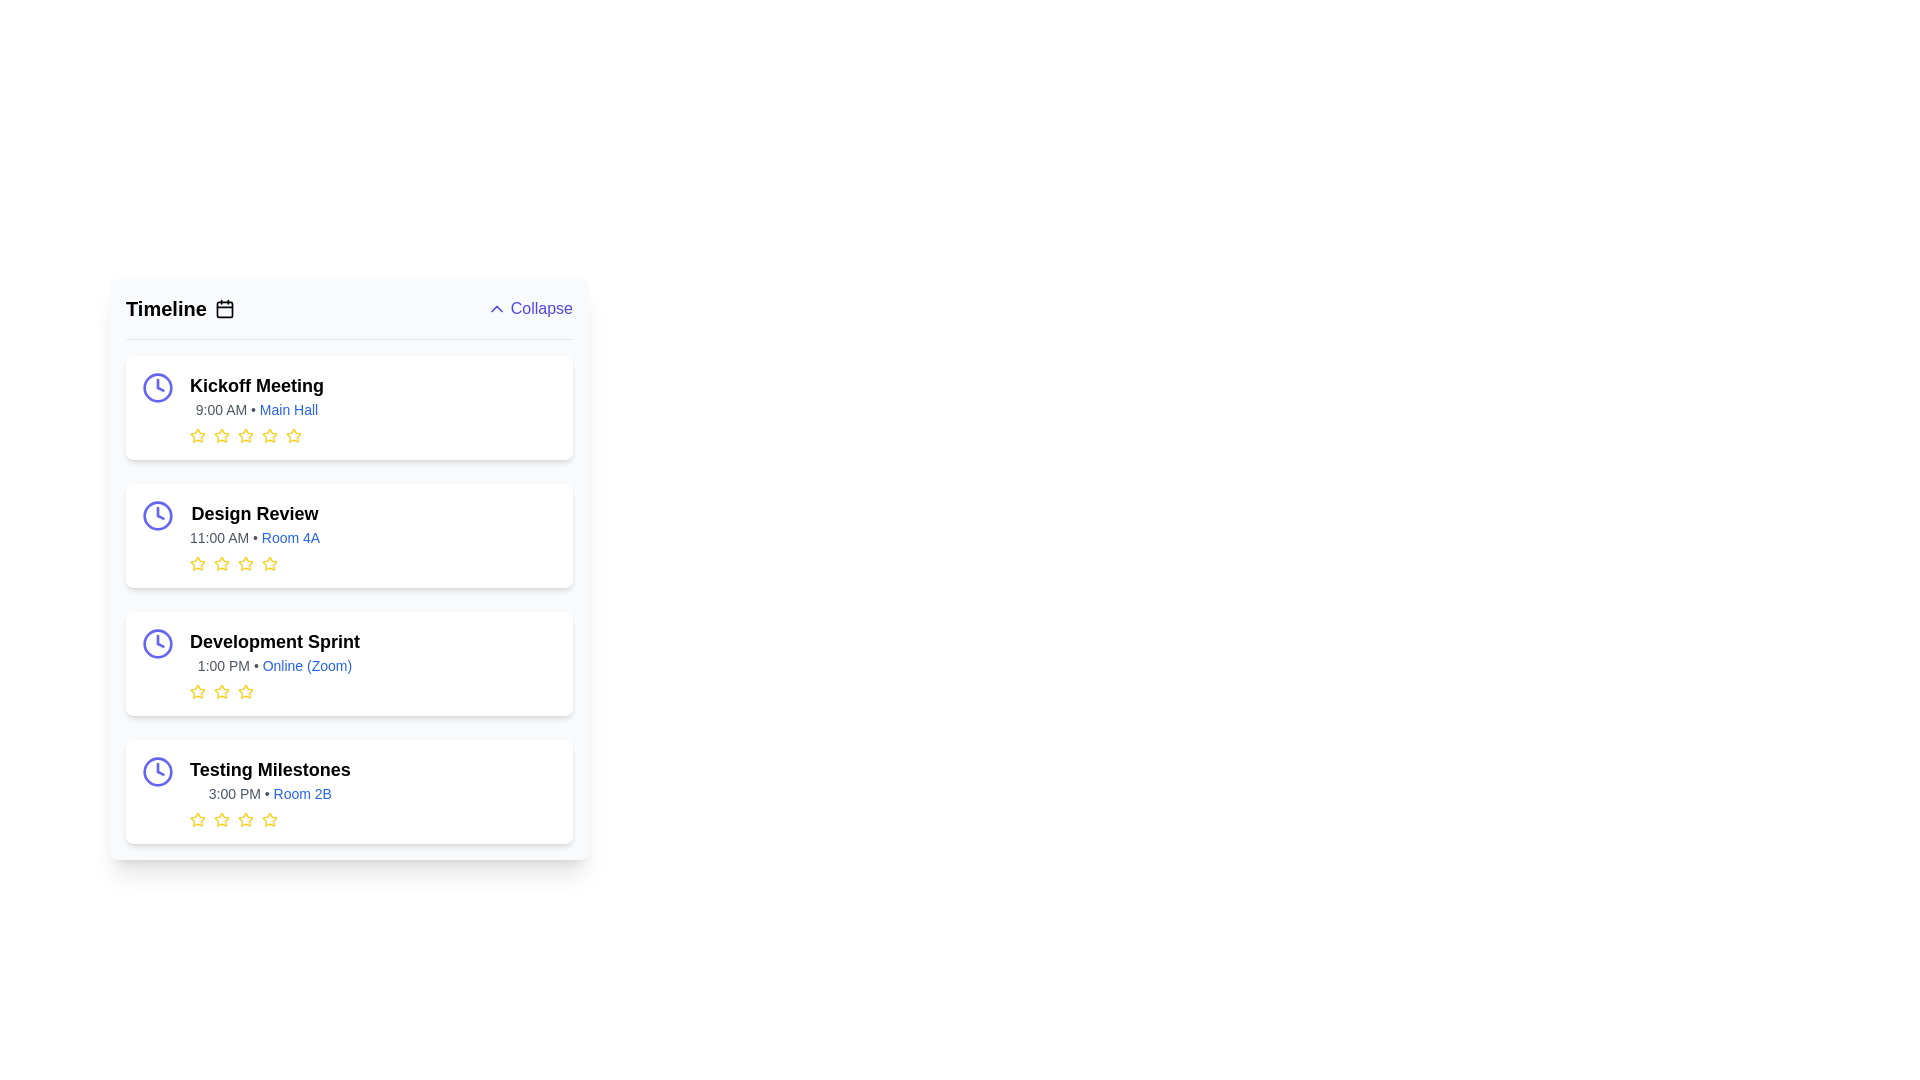  Describe the element at coordinates (254, 535) in the screenshot. I see `the Text block that provides details about a scheduled event, located in the second entry of the vertical list in the 'Timeline' section, positioned between 'Kickoff Meeting' and 'Development Sprint'` at that location.